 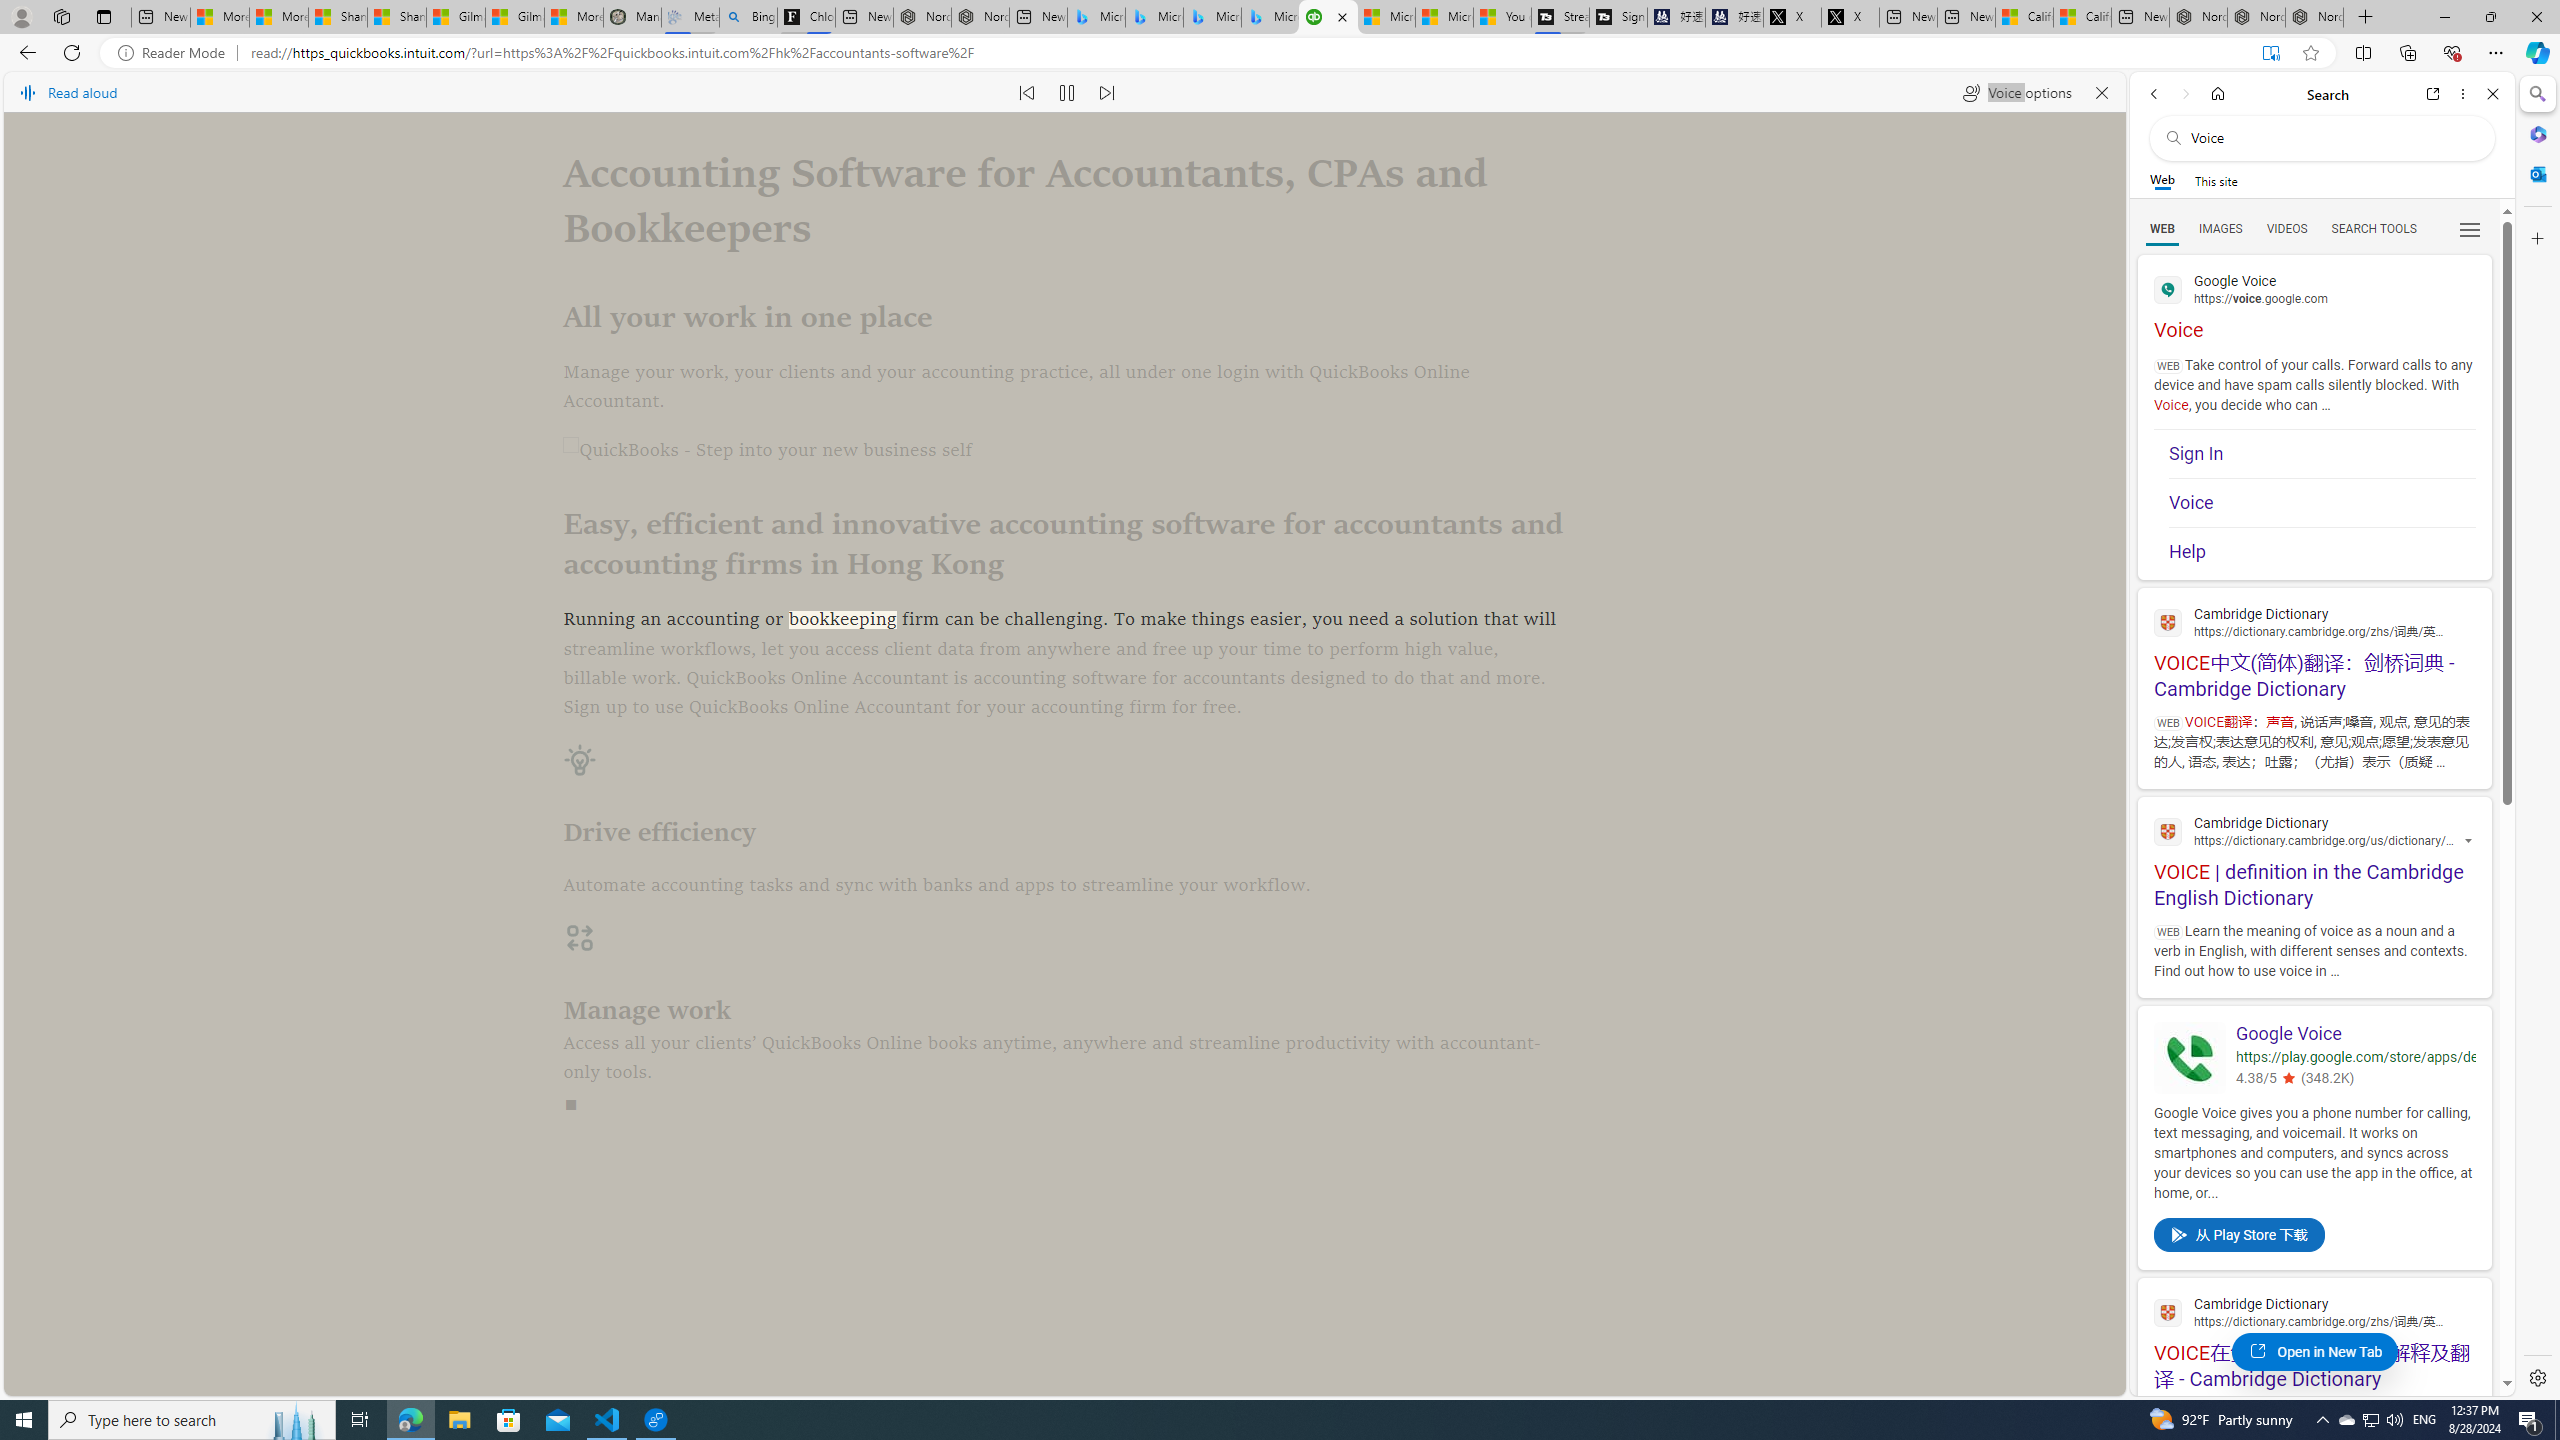 What do you see at coordinates (1247, 53) in the screenshot?
I see `'Address and search bar'` at bounding box center [1247, 53].